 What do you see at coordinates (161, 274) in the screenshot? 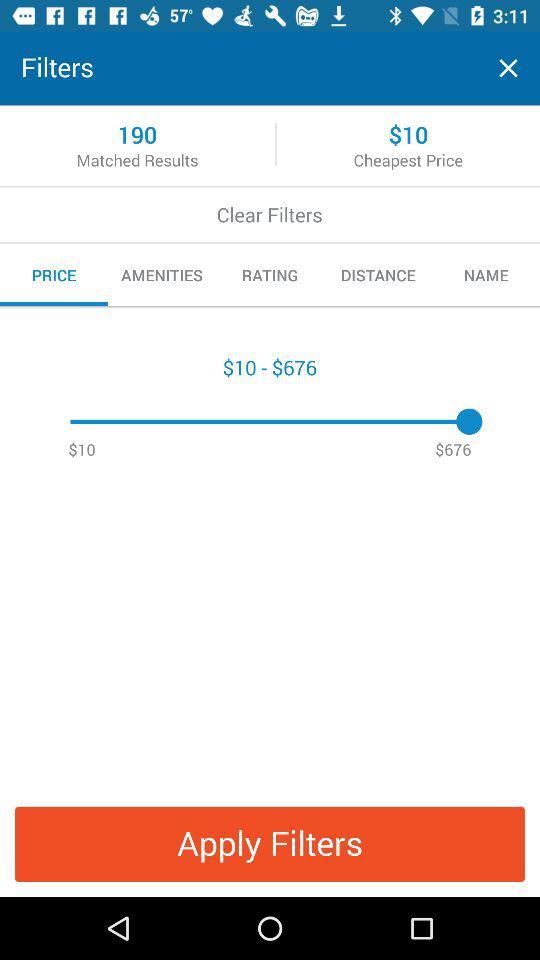
I see `the item to the right of price item` at bounding box center [161, 274].